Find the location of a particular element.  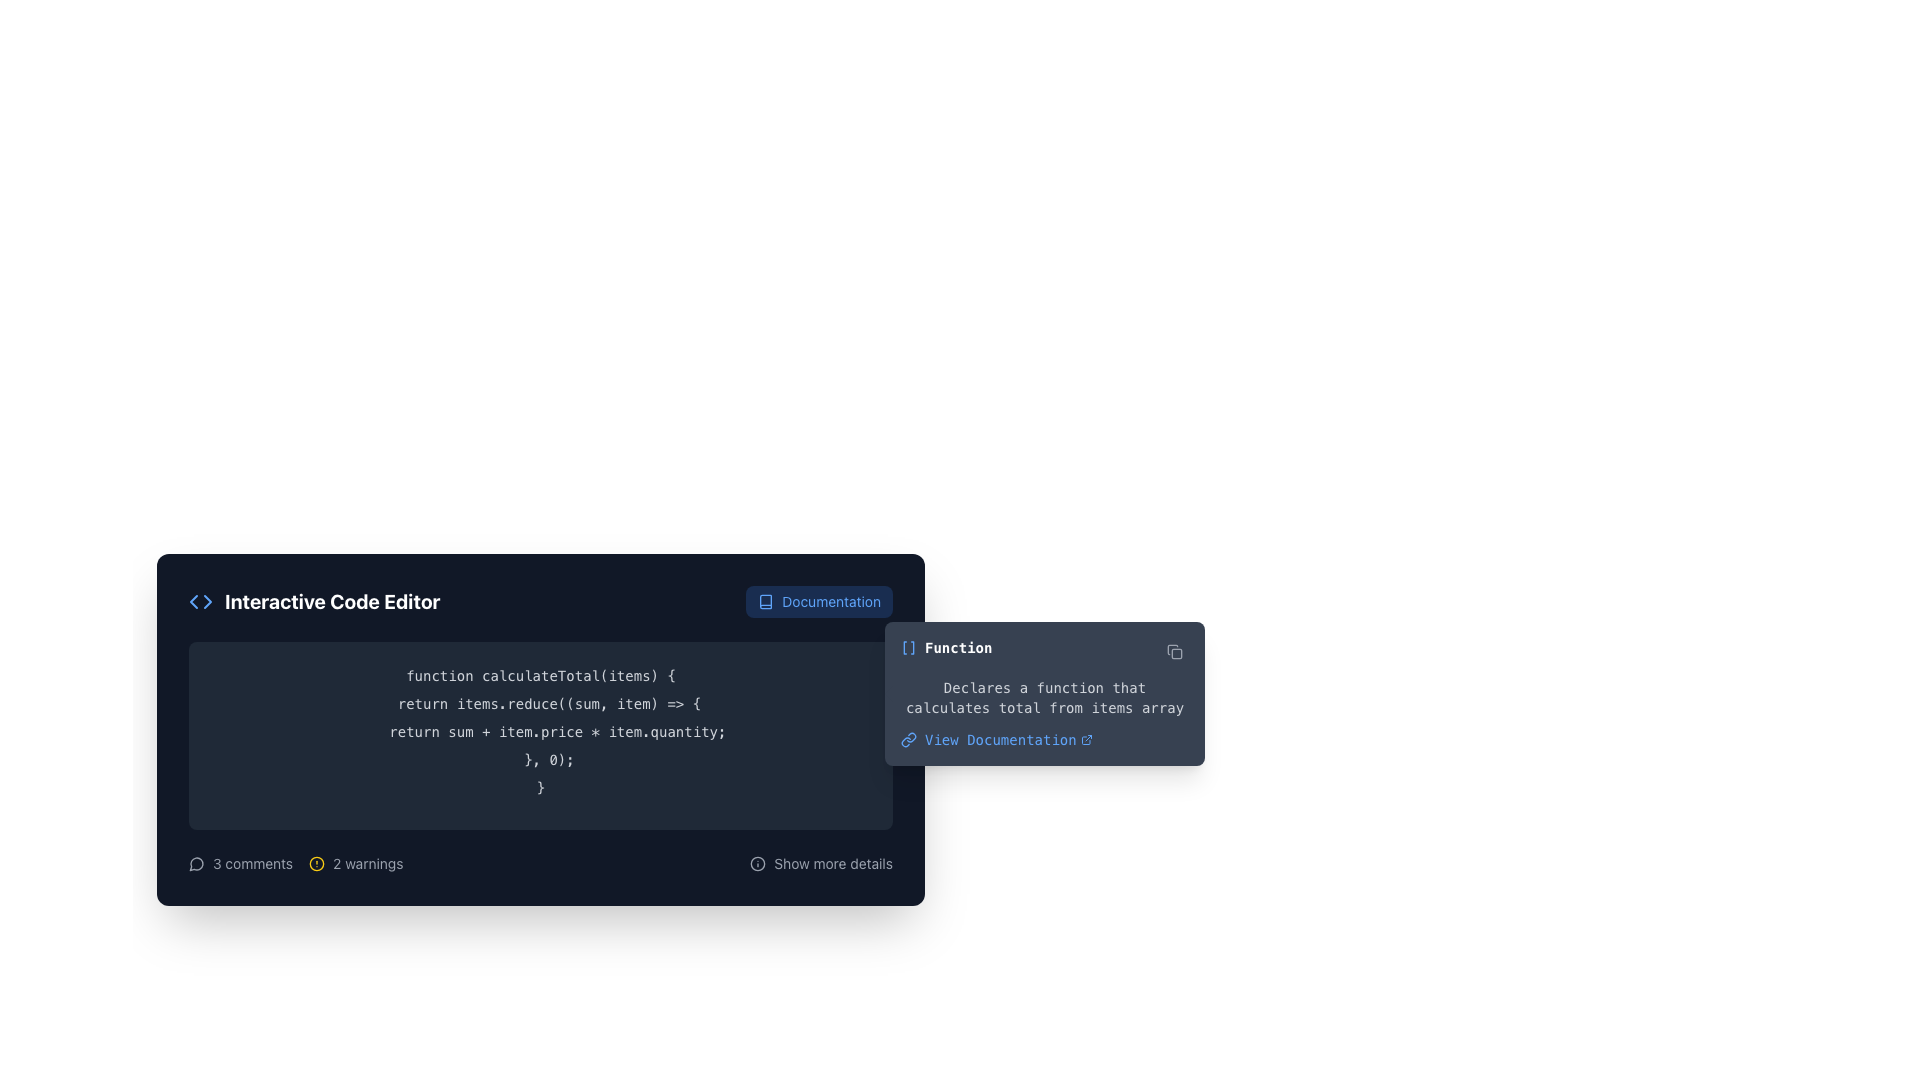

the button located on the right side of the 'Interactive Code Editor' title is located at coordinates (819, 600).